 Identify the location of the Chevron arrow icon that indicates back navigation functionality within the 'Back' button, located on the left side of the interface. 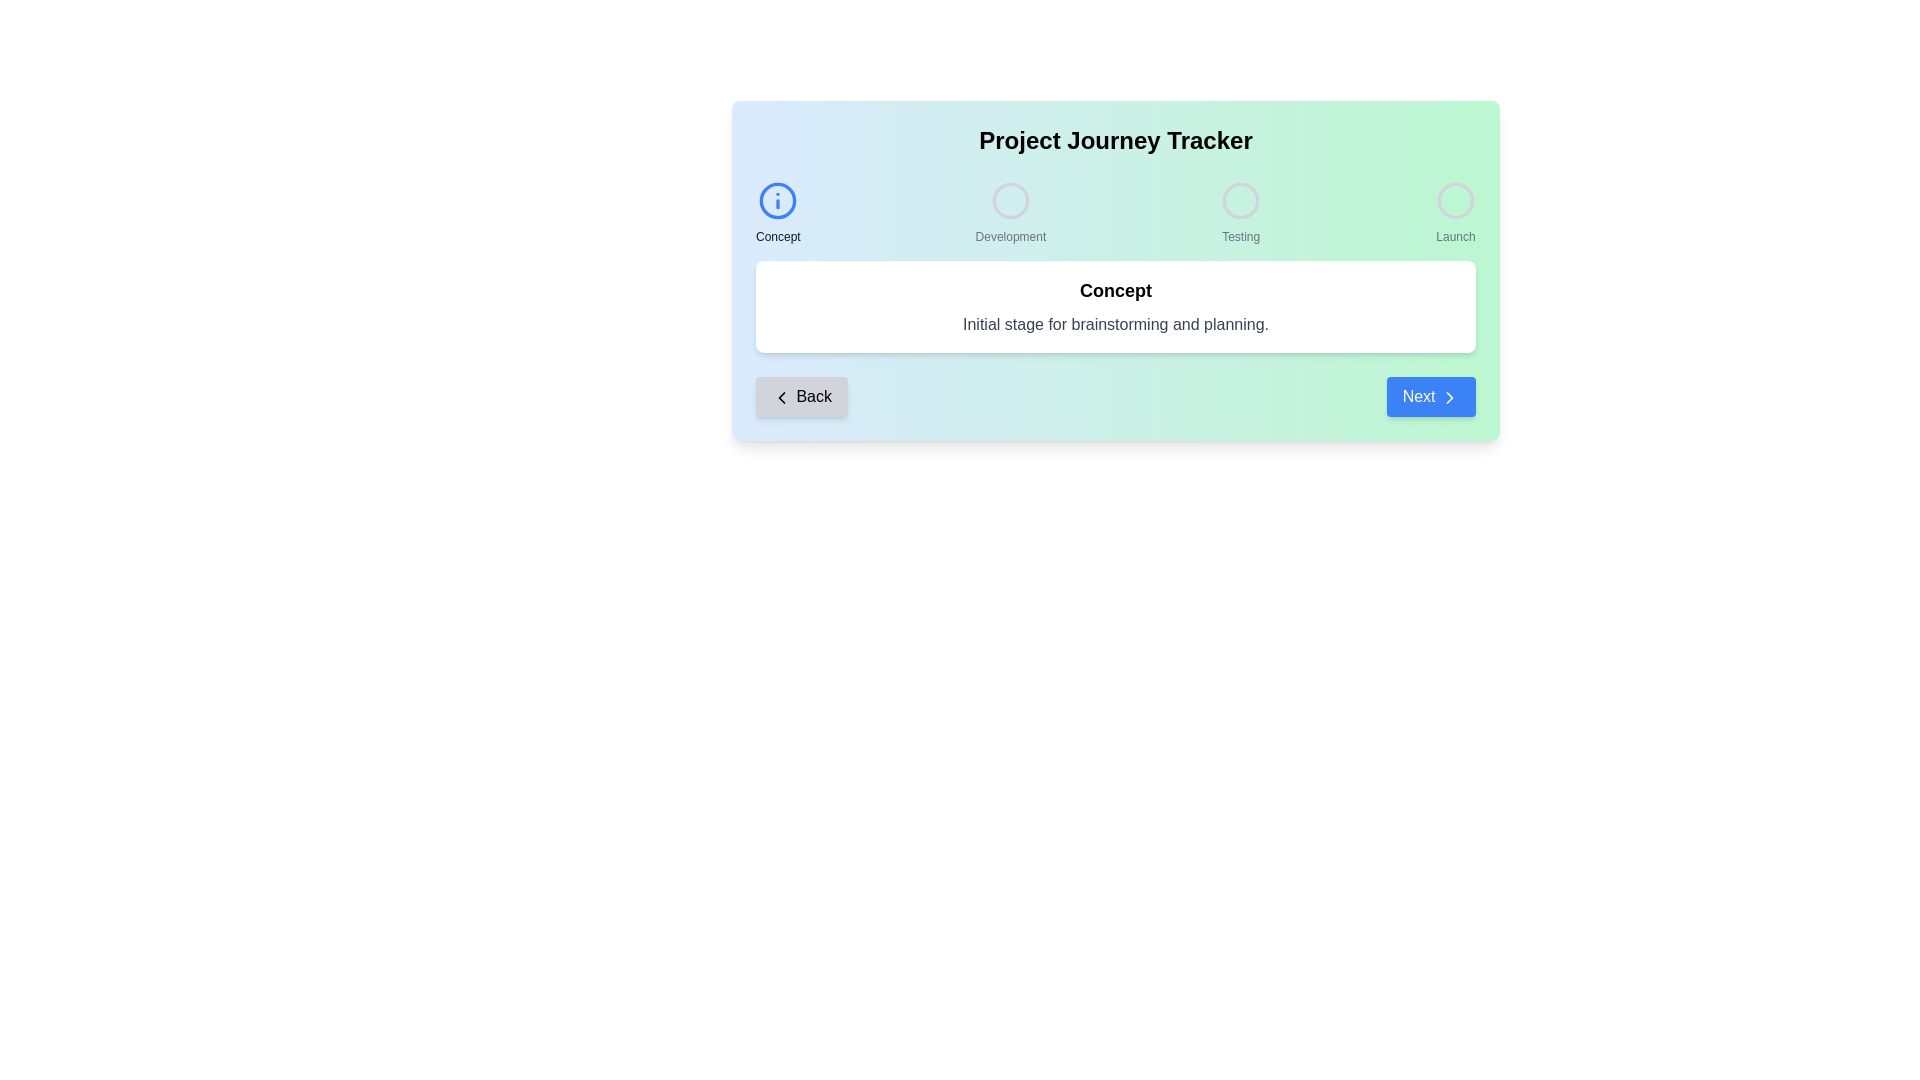
(781, 397).